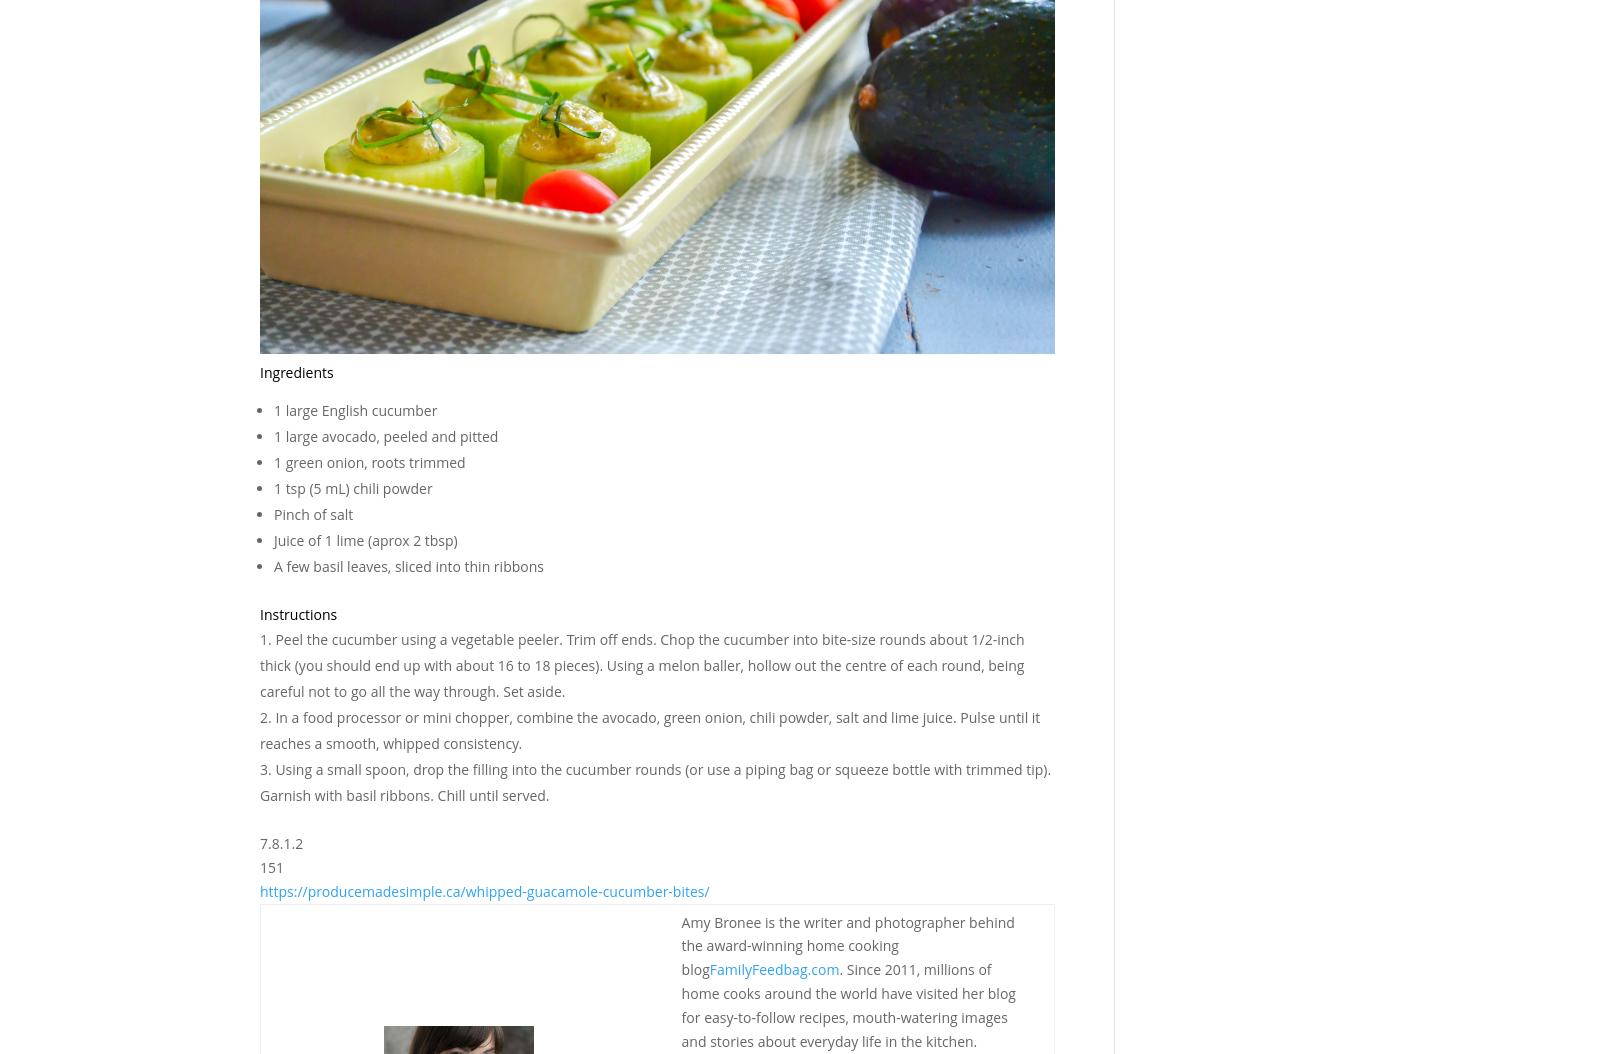 The width and height of the screenshot is (1600, 1054). I want to click on 'In a food processor or mini chopper, combine the avocado, green onion, chili powder, salt and lime juice. Pulse until it reaches a smooth, whipped consistency.', so click(649, 729).